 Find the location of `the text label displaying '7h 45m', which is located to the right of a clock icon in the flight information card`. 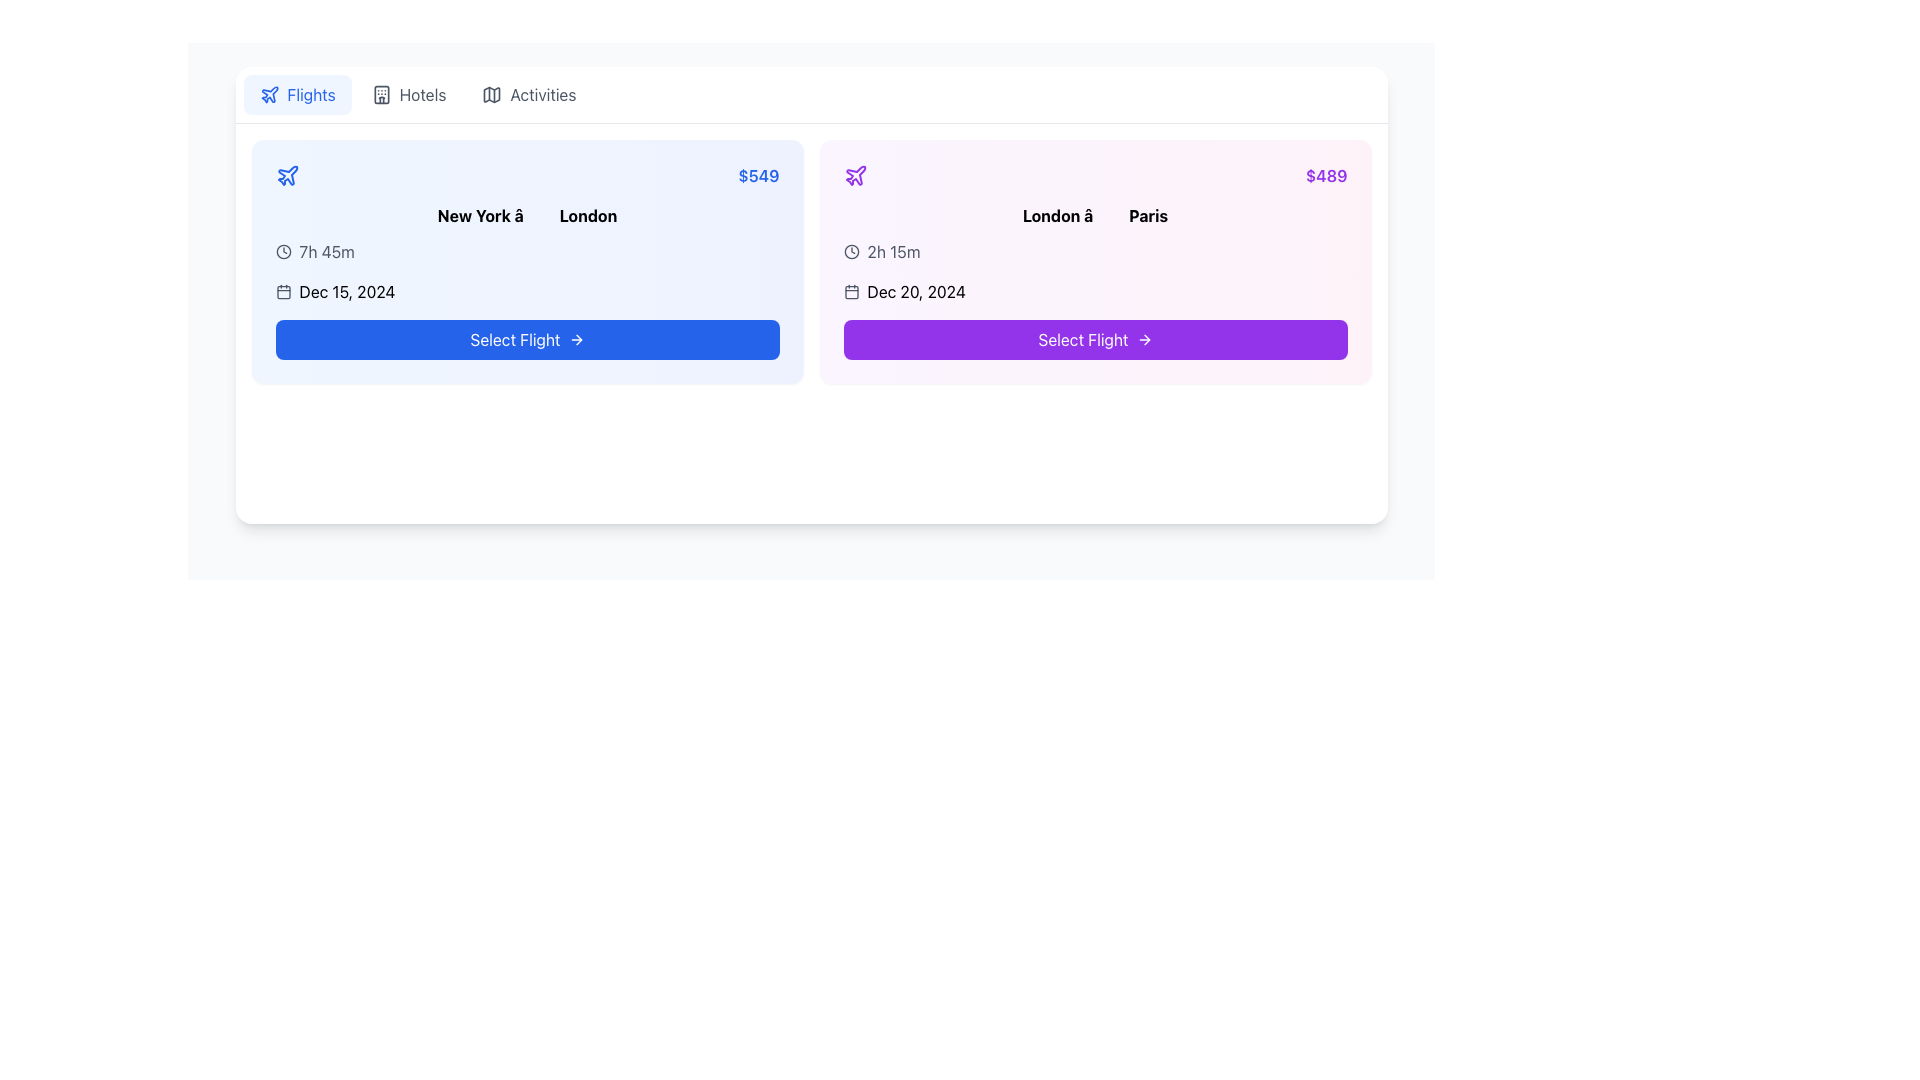

the text label displaying '7h 45m', which is located to the right of a clock icon in the flight information card is located at coordinates (327, 250).